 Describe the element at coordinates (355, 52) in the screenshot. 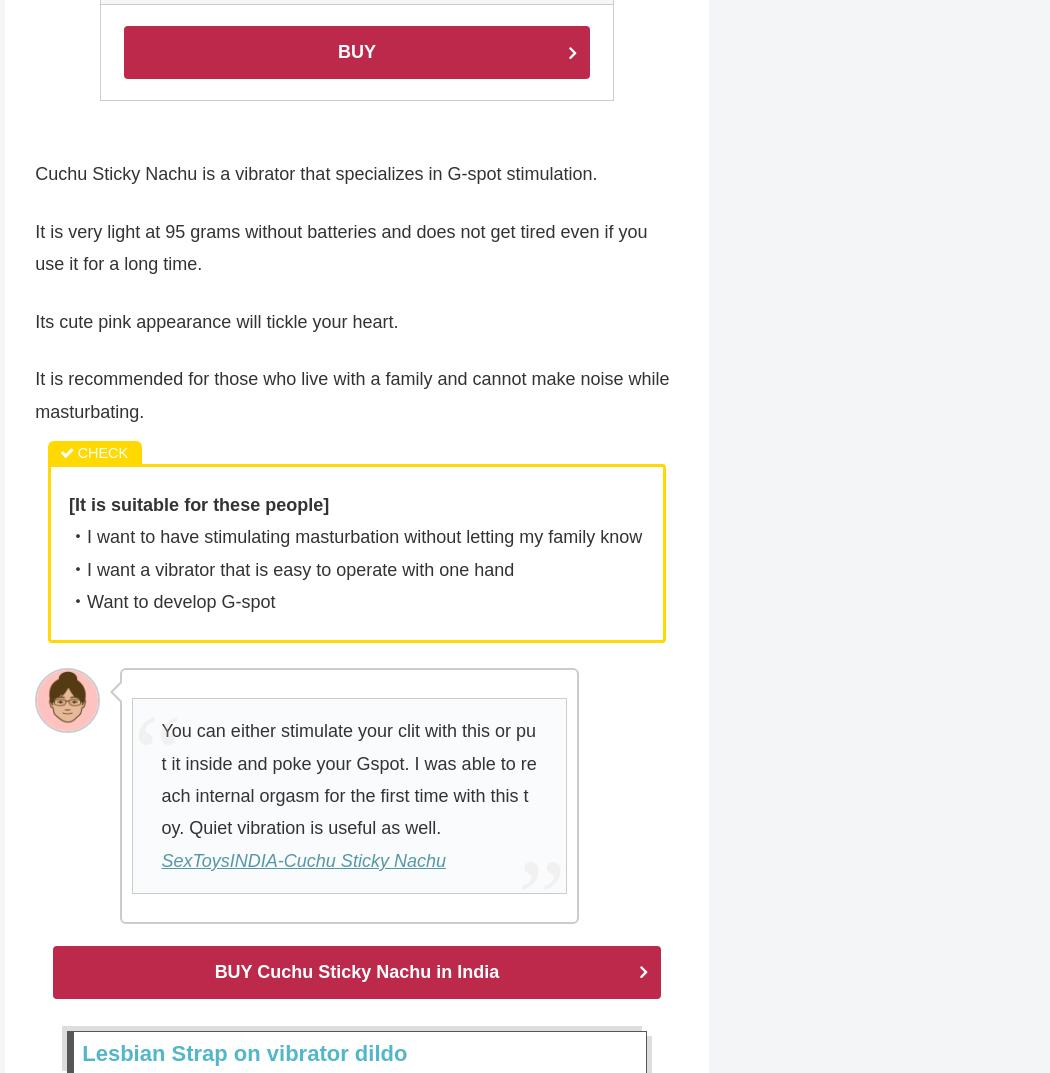

I see `'BUY'` at that location.